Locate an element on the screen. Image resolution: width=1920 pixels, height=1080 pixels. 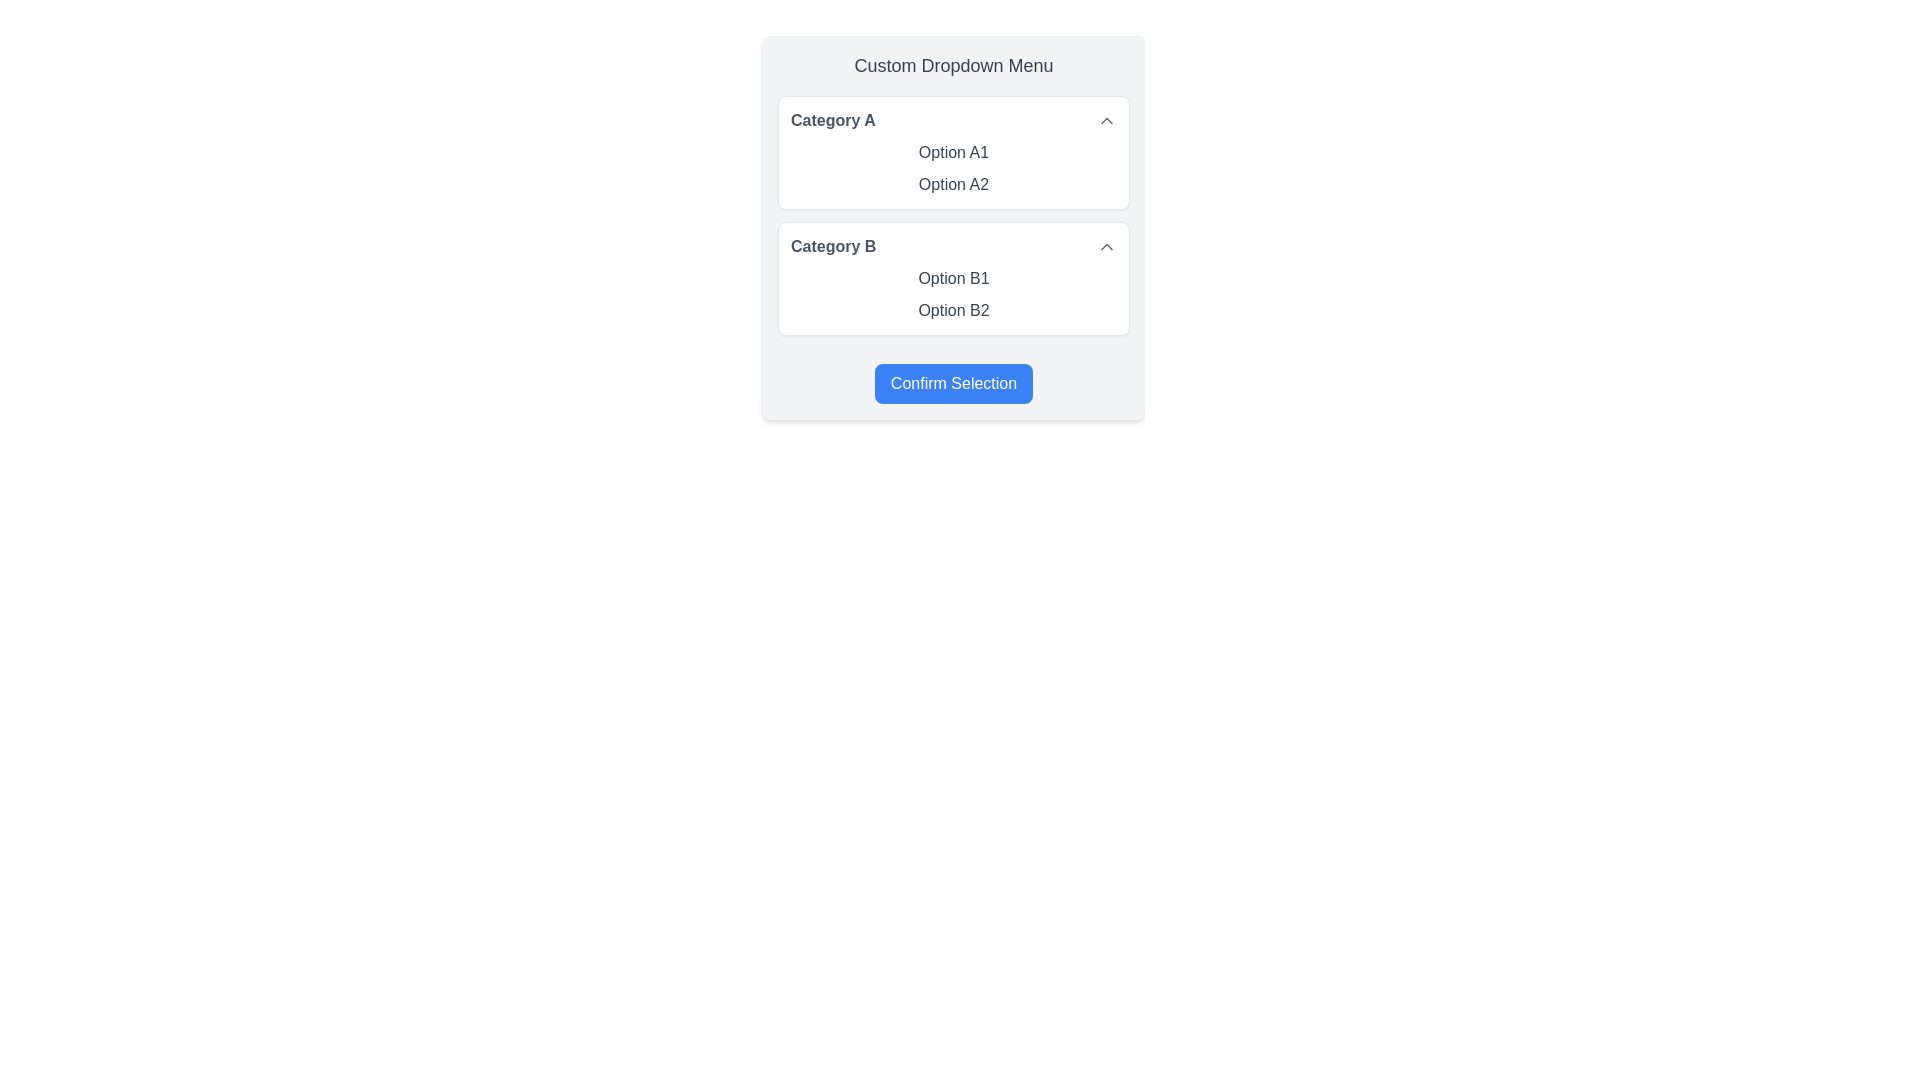
the text label displaying 'Option A2' in the 'Category A' dropdown list to change its shade is located at coordinates (953, 185).